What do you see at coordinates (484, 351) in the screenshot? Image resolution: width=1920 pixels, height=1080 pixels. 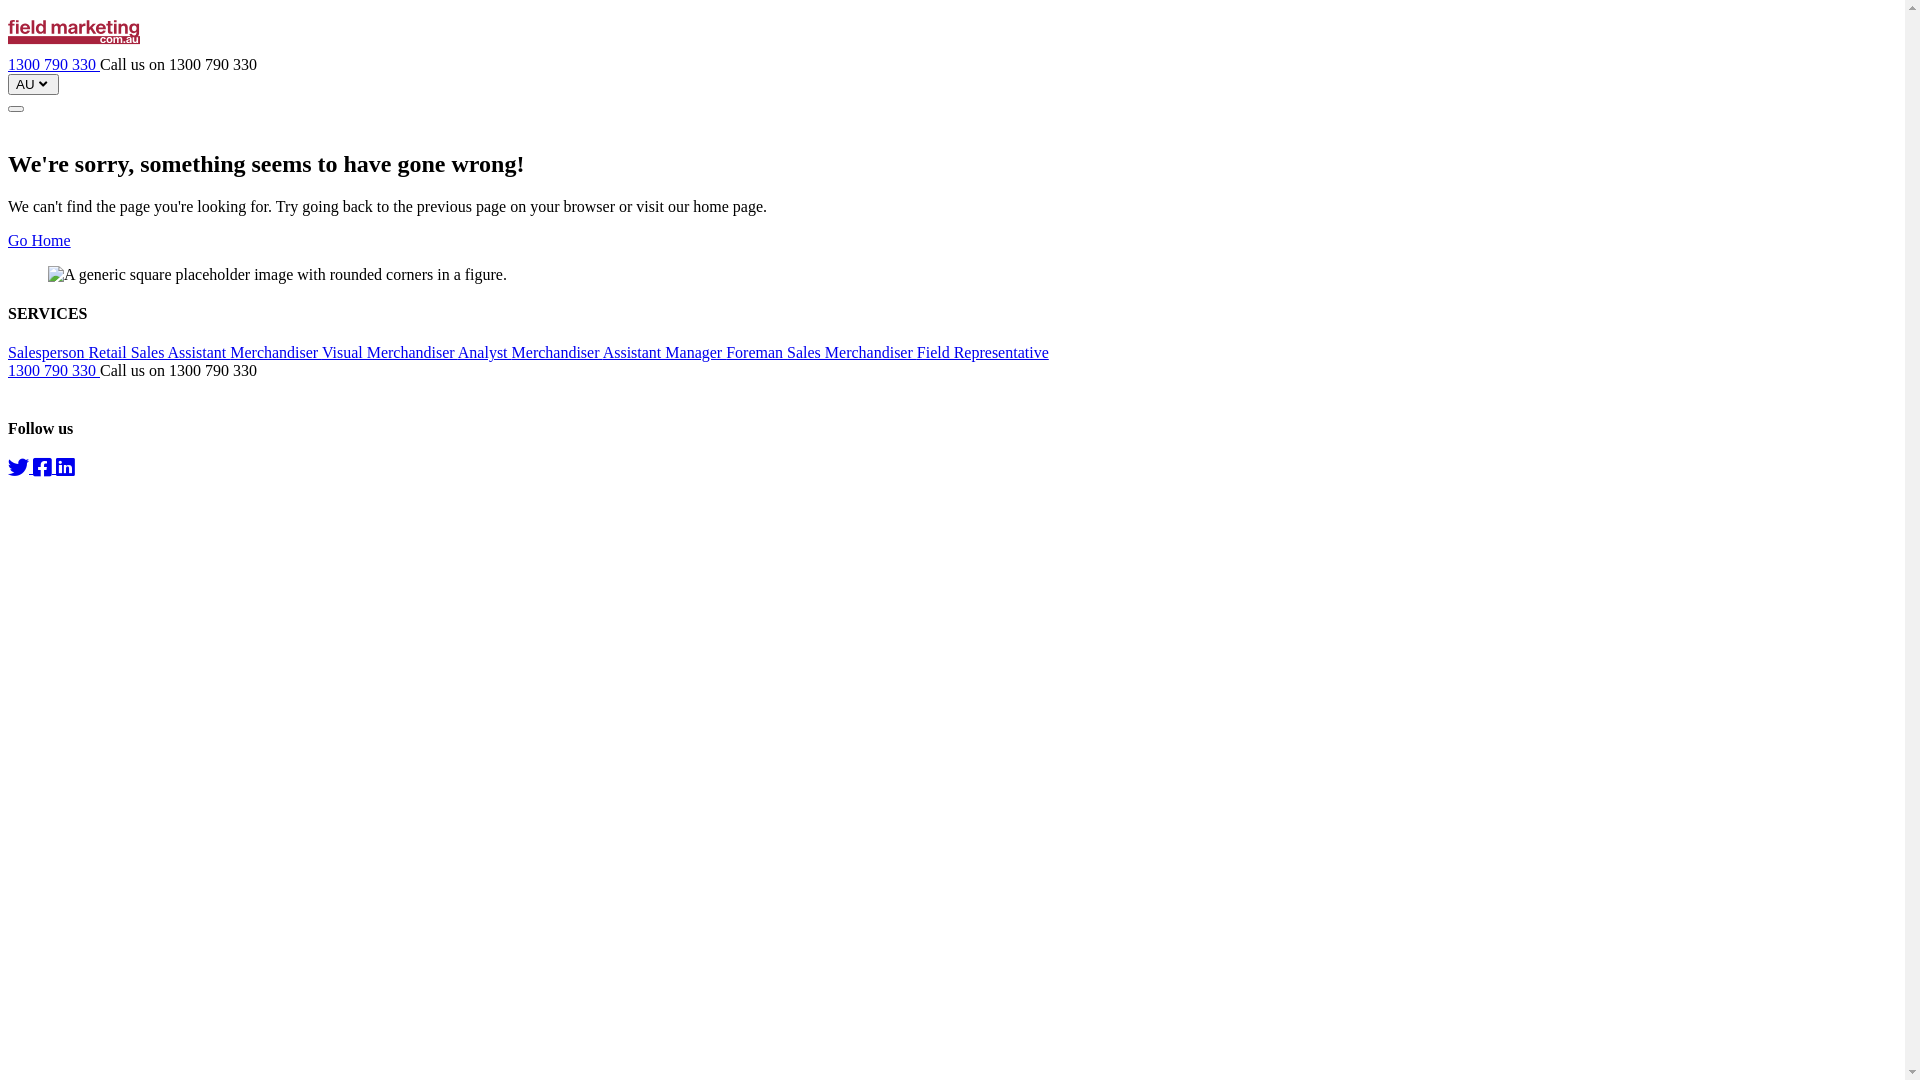 I see `'Analyst'` at bounding box center [484, 351].